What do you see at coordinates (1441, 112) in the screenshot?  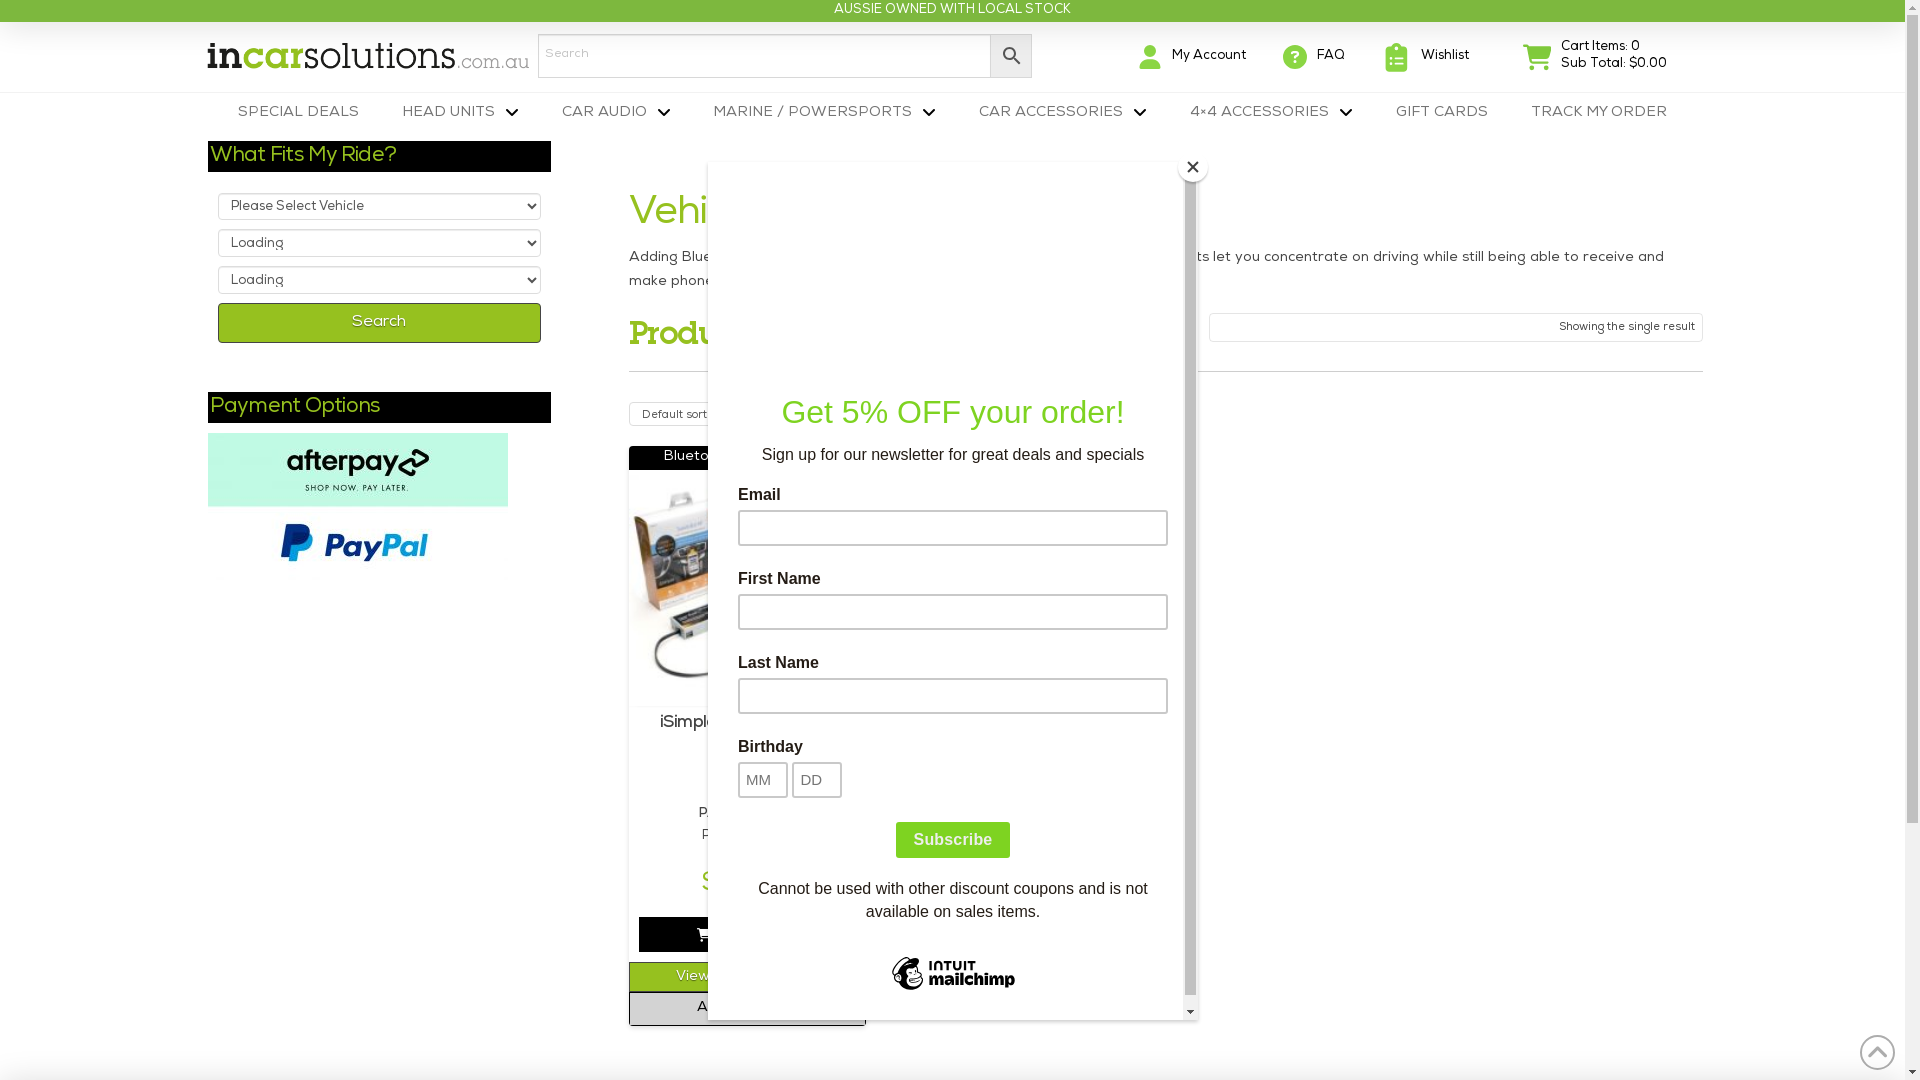 I see `'GIFT CARDS'` at bounding box center [1441, 112].